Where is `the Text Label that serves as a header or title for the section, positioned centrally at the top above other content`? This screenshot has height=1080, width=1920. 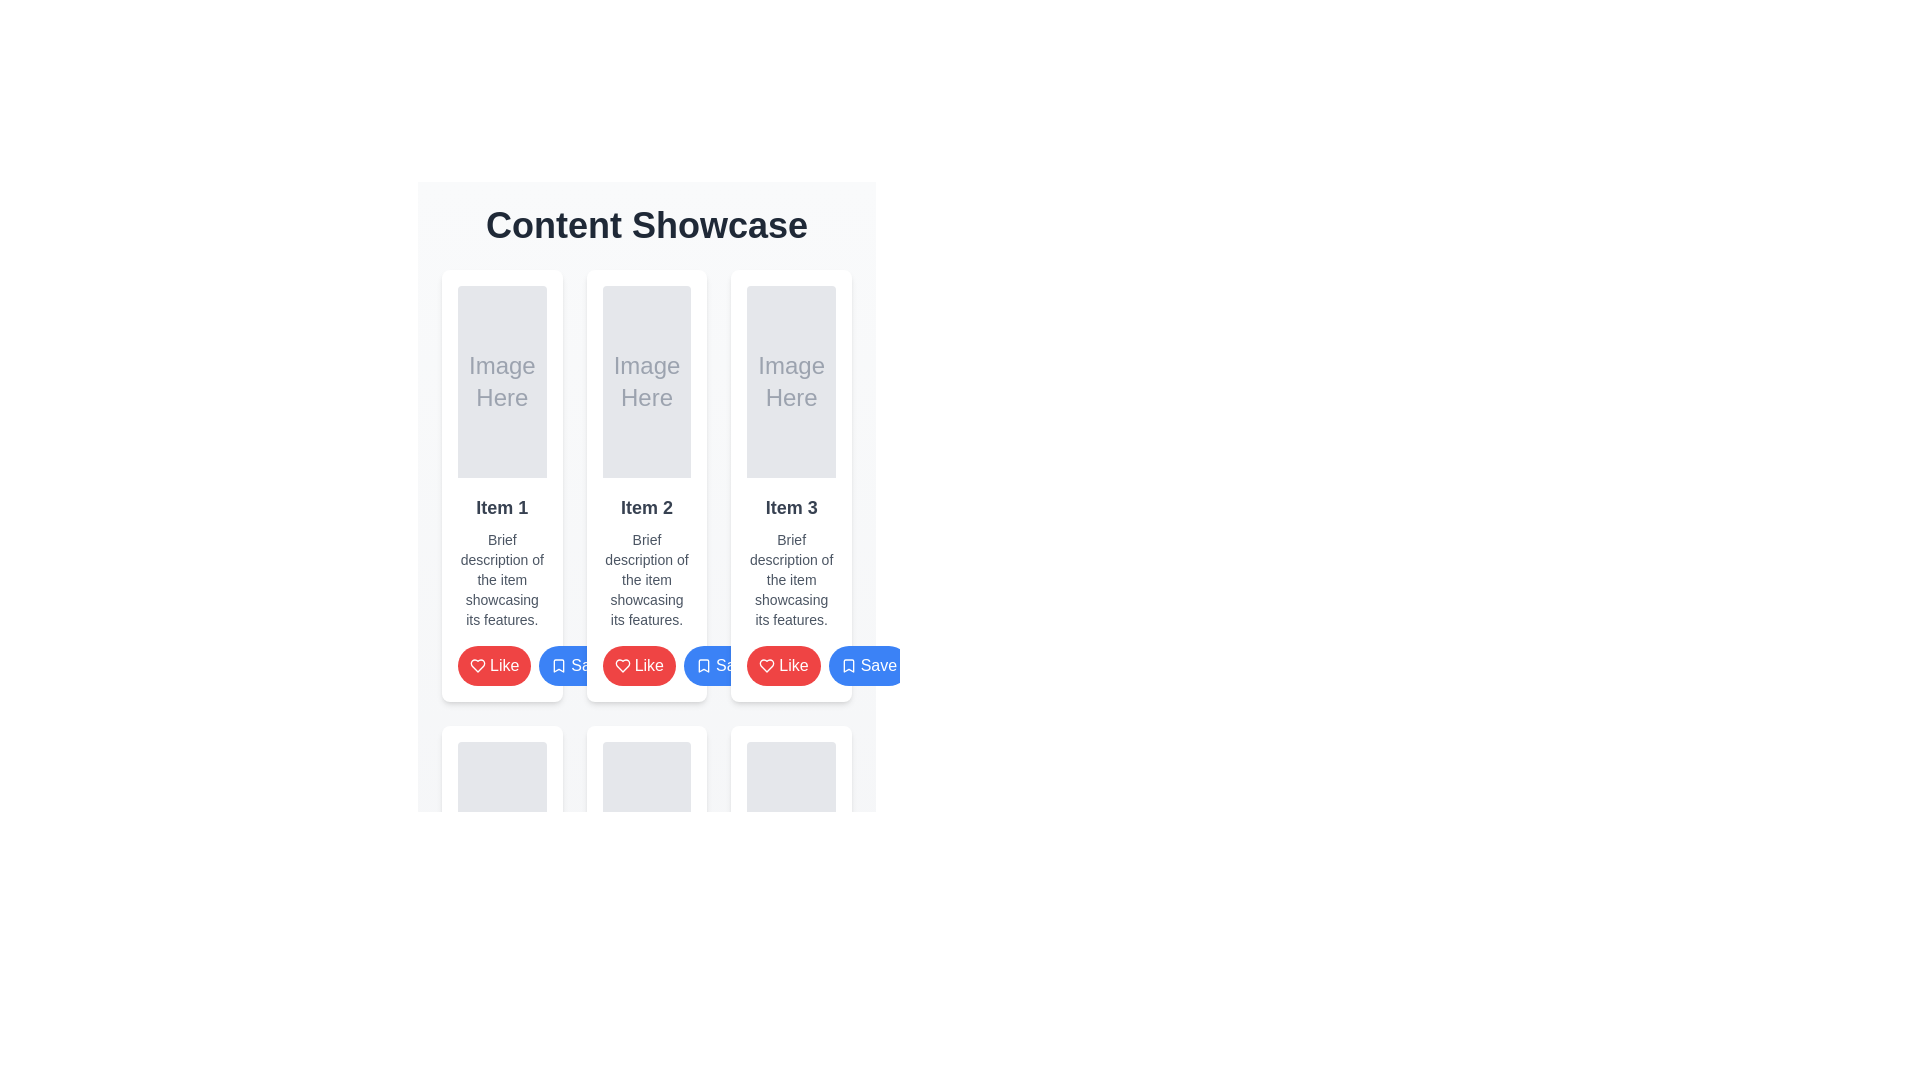 the Text Label that serves as a header or title for the section, positioned centrally at the top above other content is located at coordinates (647, 225).